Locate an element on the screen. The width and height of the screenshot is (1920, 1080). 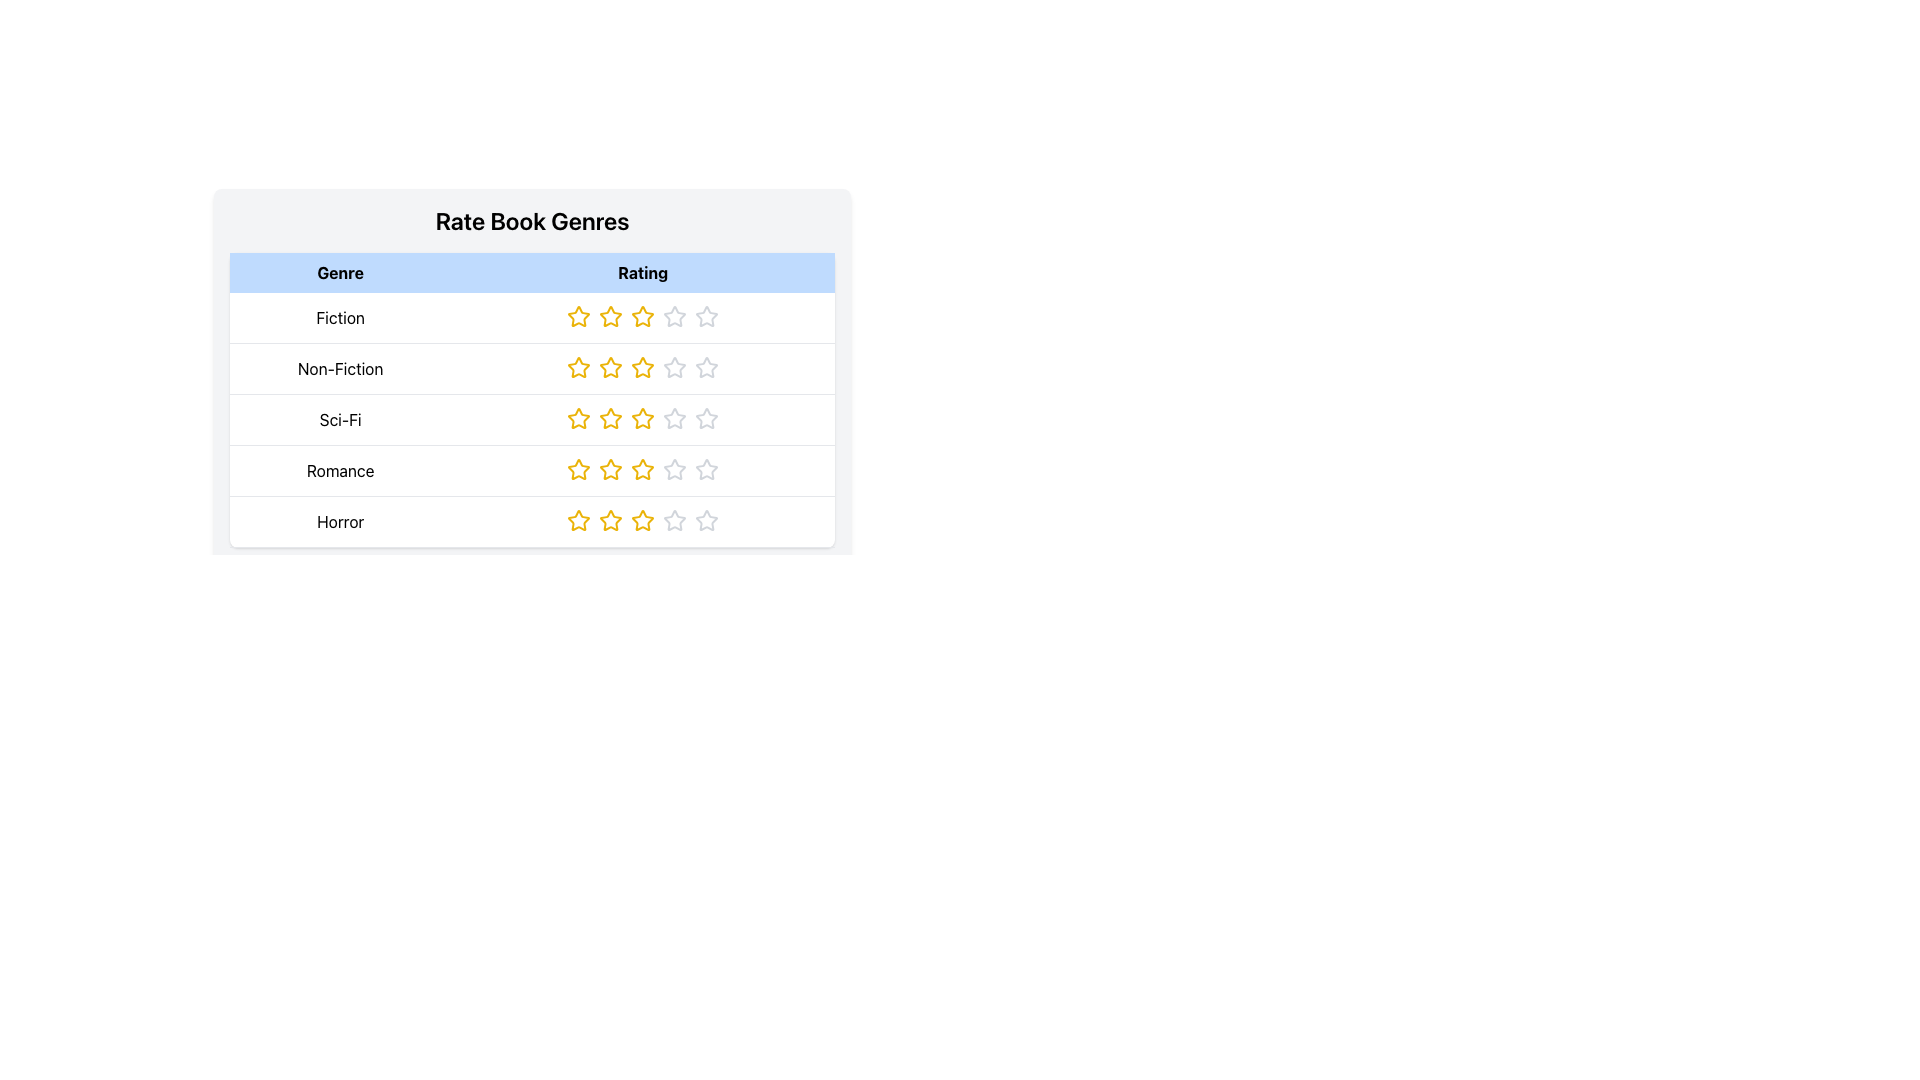
the fourth star in the 'Romance' row of the star-rating UI element is located at coordinates (707, 470).